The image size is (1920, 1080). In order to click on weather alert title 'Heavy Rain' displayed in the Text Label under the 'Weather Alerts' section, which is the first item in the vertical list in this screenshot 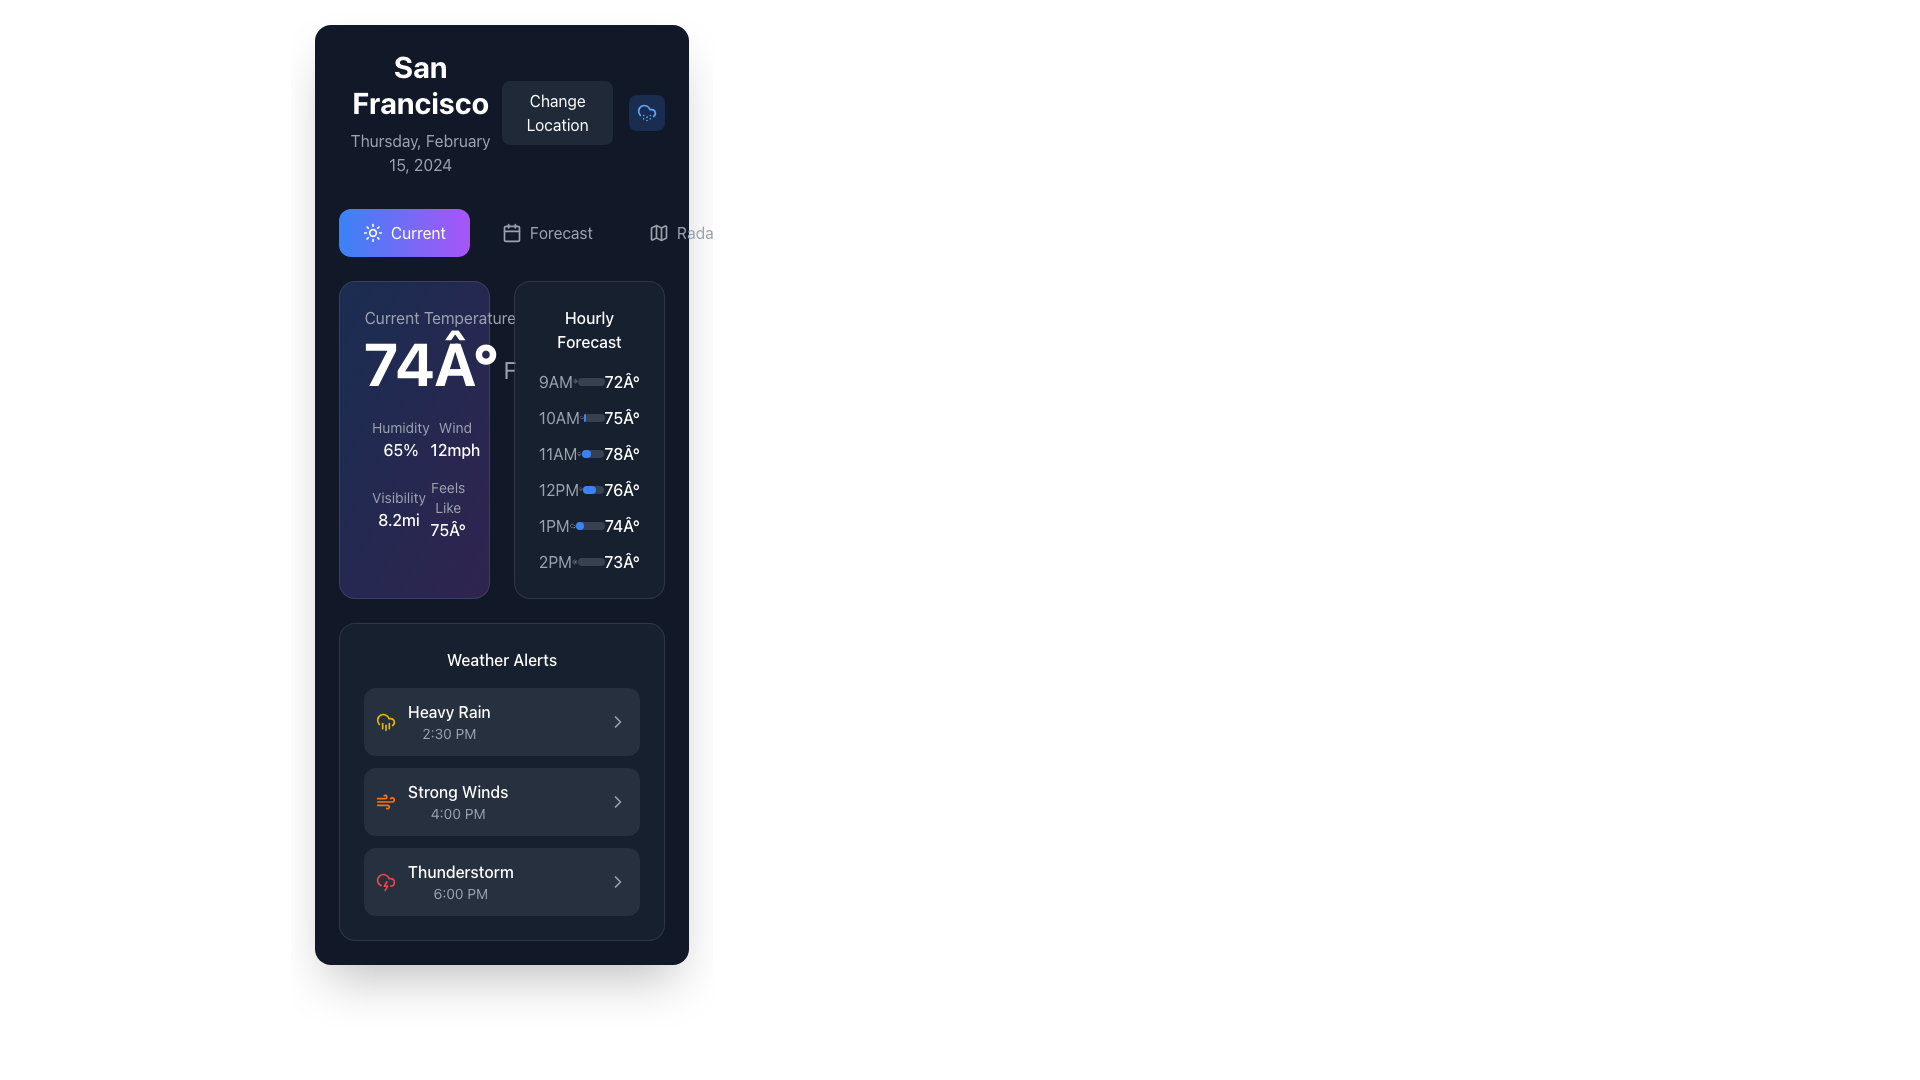, I will do `click(448, 711)`.